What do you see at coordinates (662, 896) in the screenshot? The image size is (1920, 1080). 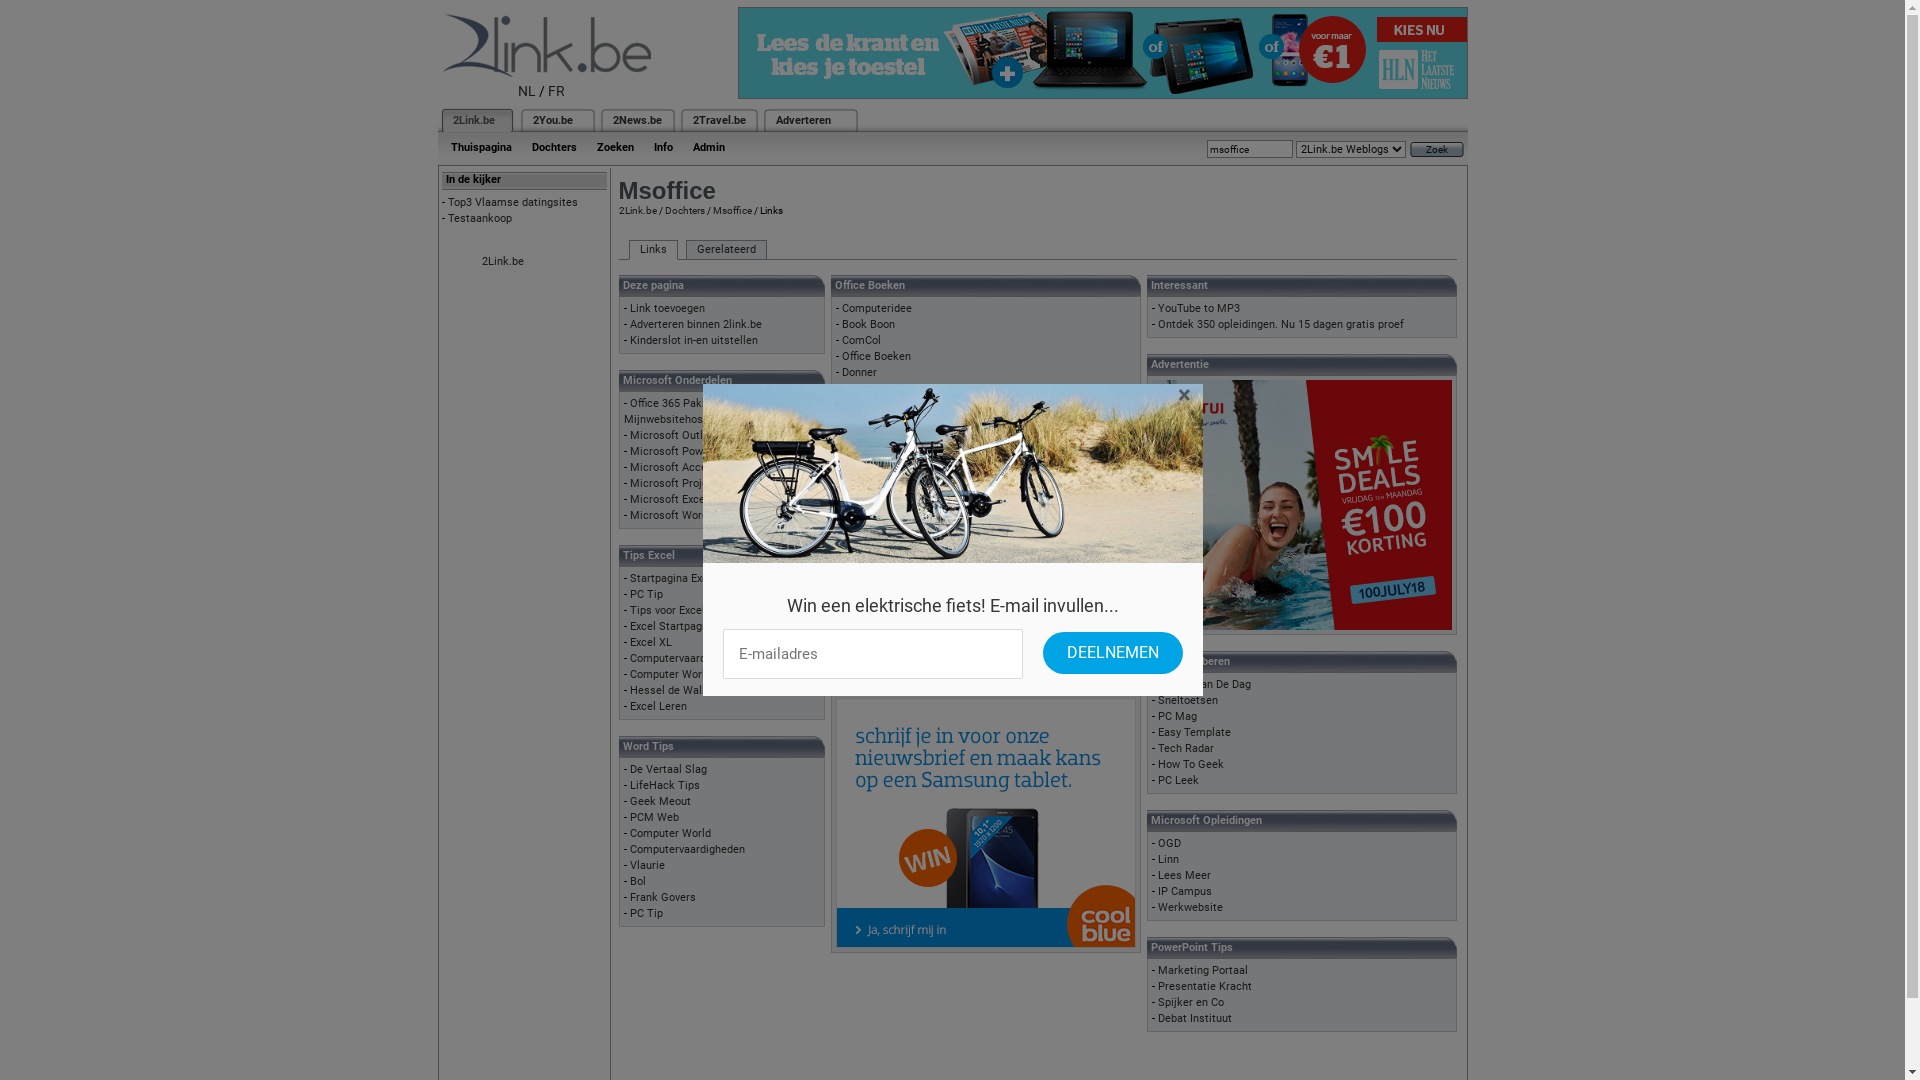 I see `'Frank Govers'` at bounding box center [662, 896].